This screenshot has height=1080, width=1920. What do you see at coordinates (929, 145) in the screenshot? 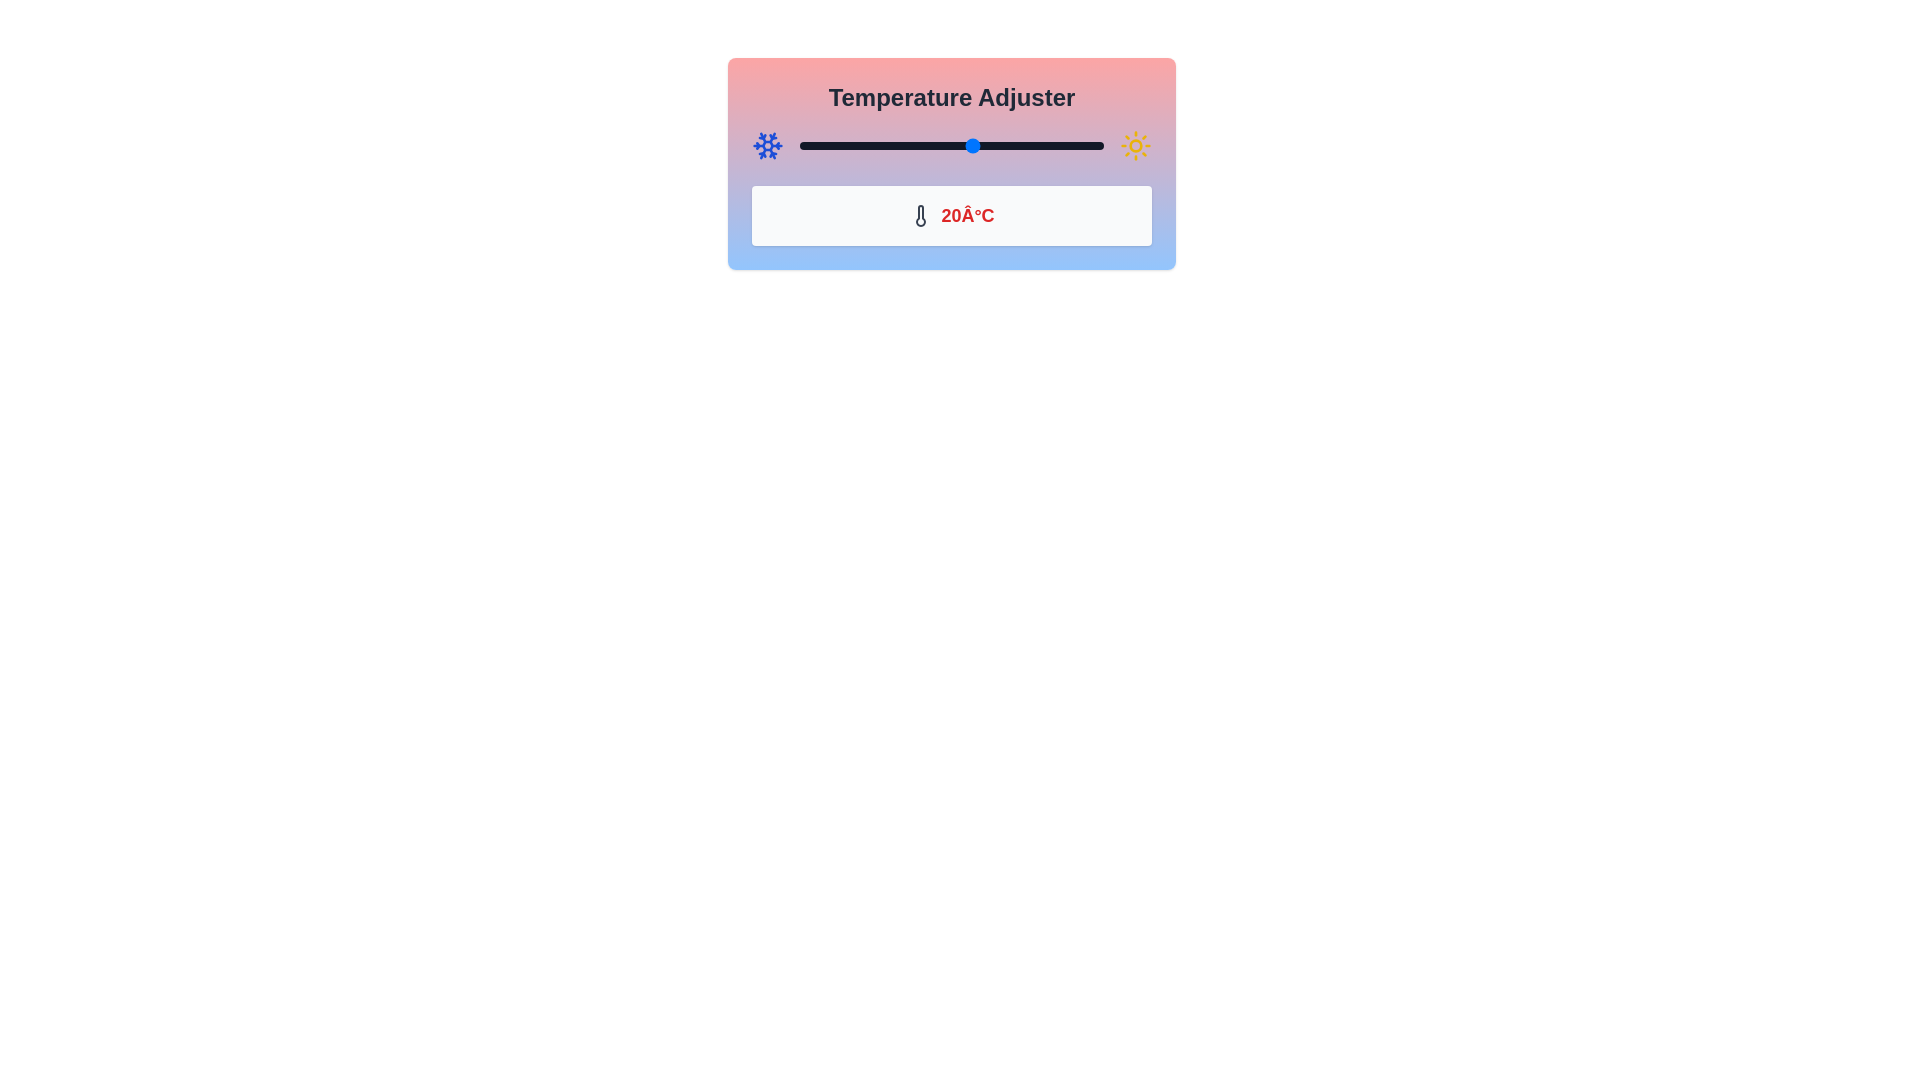
I see `the temperature to 10°C using the slider` at bounding box center [929, 145].